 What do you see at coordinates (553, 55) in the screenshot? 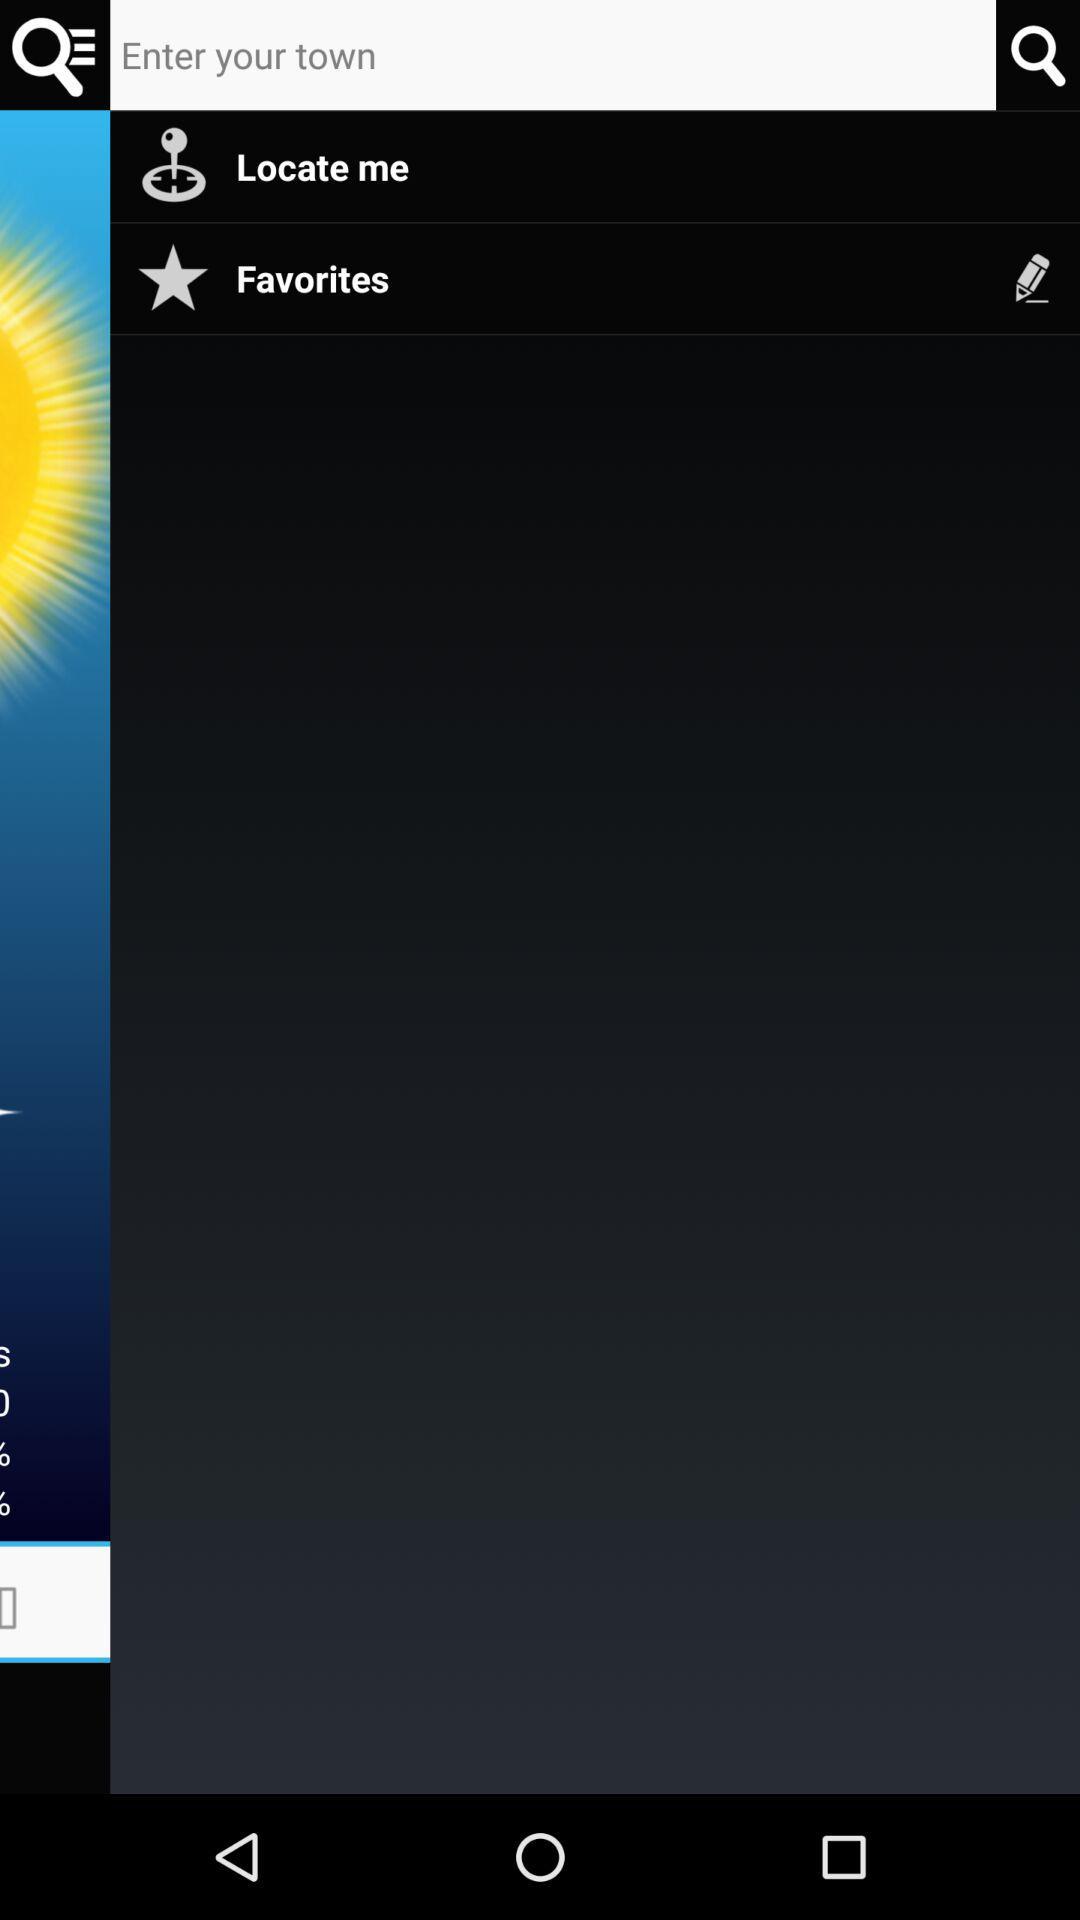
I see `enter your town` at bounding box center [553, 55].